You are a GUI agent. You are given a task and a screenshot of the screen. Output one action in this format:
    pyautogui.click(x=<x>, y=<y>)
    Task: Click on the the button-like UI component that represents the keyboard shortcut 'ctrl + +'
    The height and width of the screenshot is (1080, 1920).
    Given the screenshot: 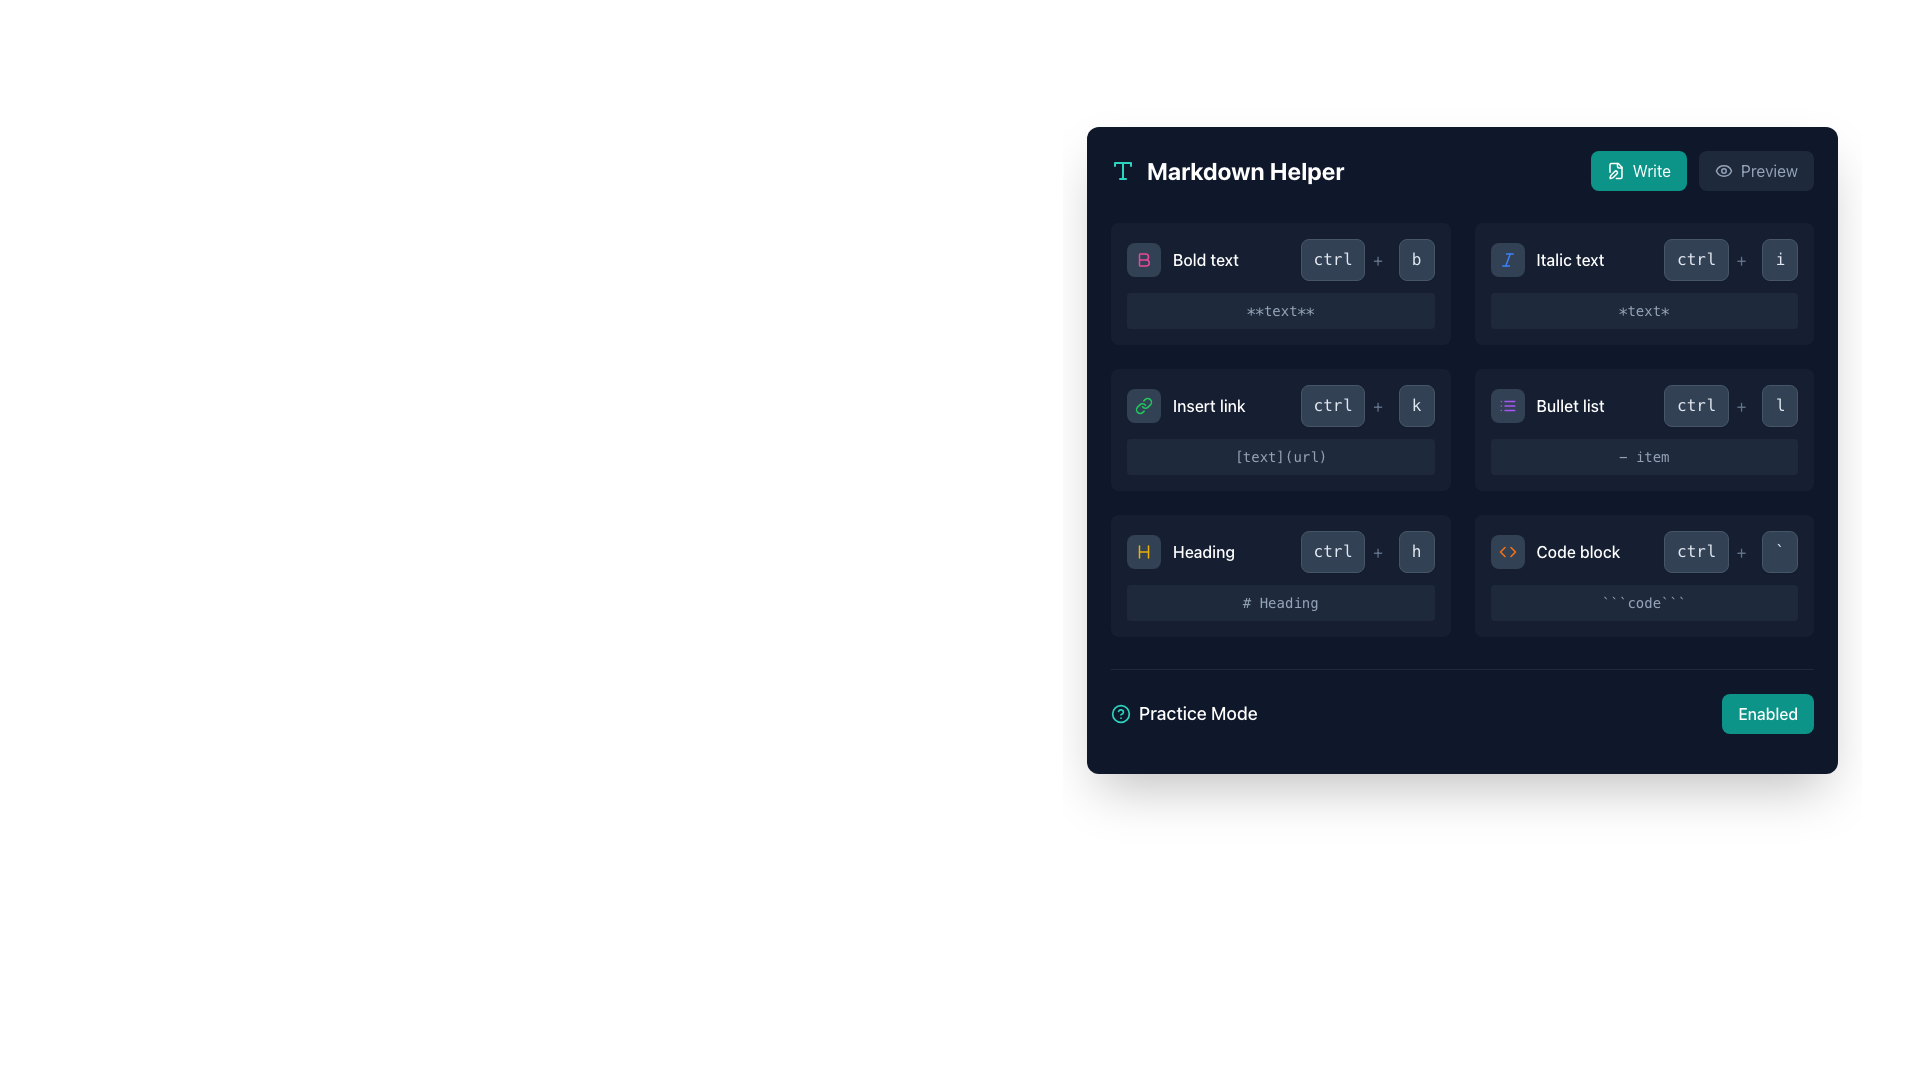 What is the action you would take?
    pyautogui.click(x=1345, y=405)
    